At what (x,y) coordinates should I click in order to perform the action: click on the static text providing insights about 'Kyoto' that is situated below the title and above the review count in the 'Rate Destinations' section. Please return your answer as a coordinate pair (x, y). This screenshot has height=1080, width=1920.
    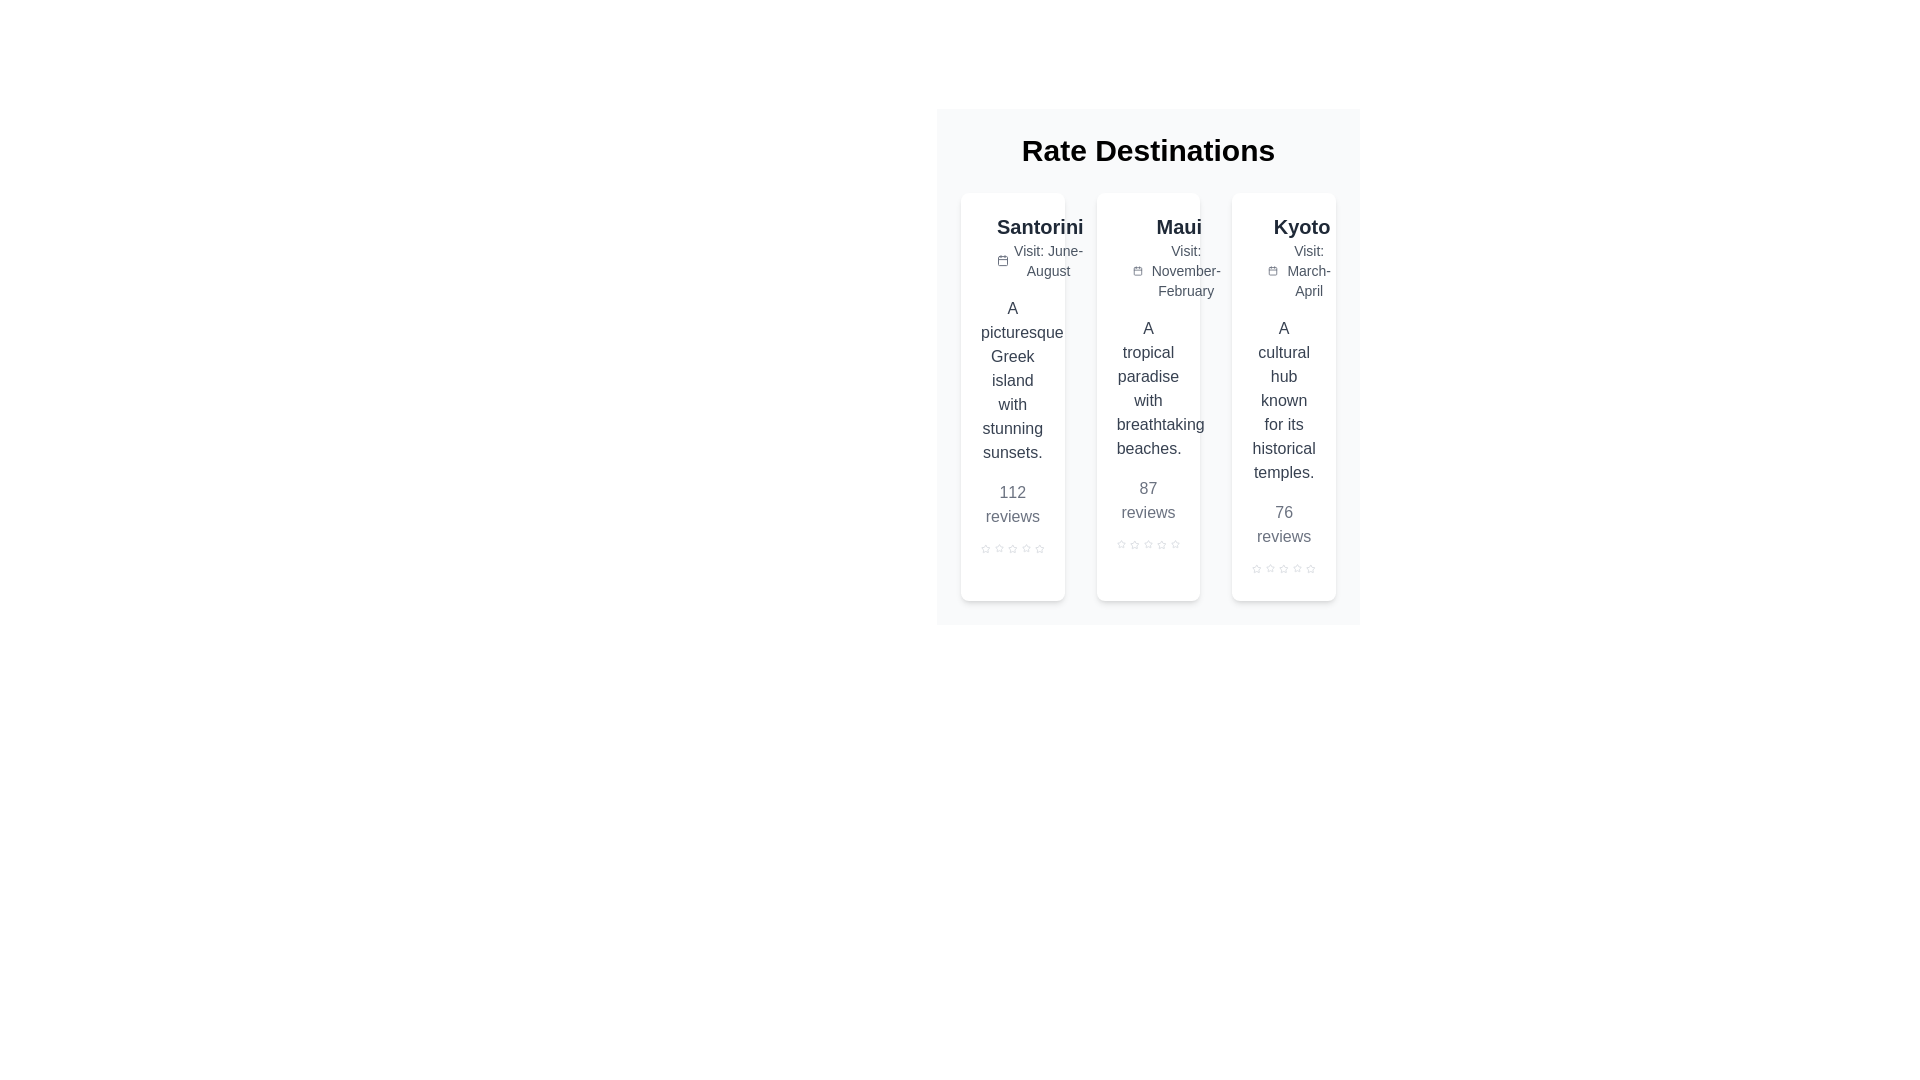
    Looking at the image, I should click on (1284, 401).